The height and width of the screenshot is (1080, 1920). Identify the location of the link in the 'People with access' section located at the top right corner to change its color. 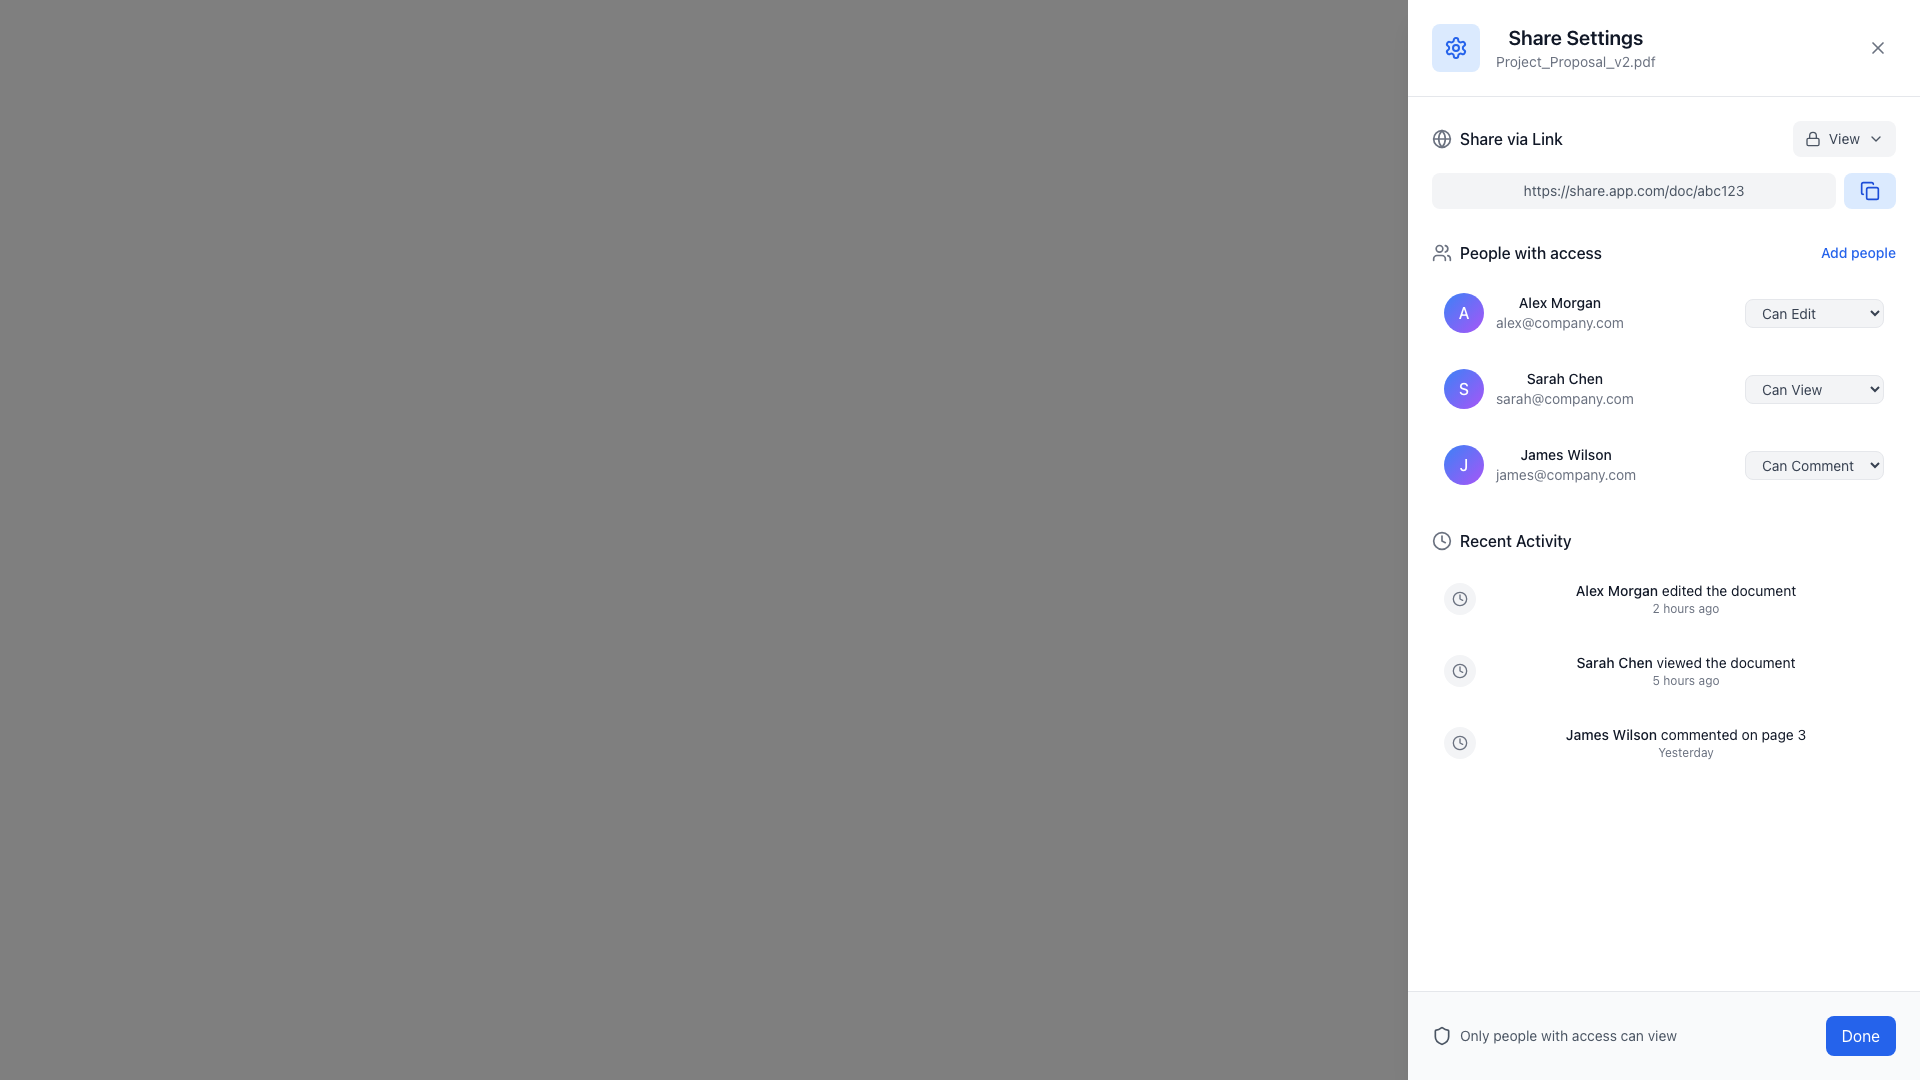
(1857, 252).